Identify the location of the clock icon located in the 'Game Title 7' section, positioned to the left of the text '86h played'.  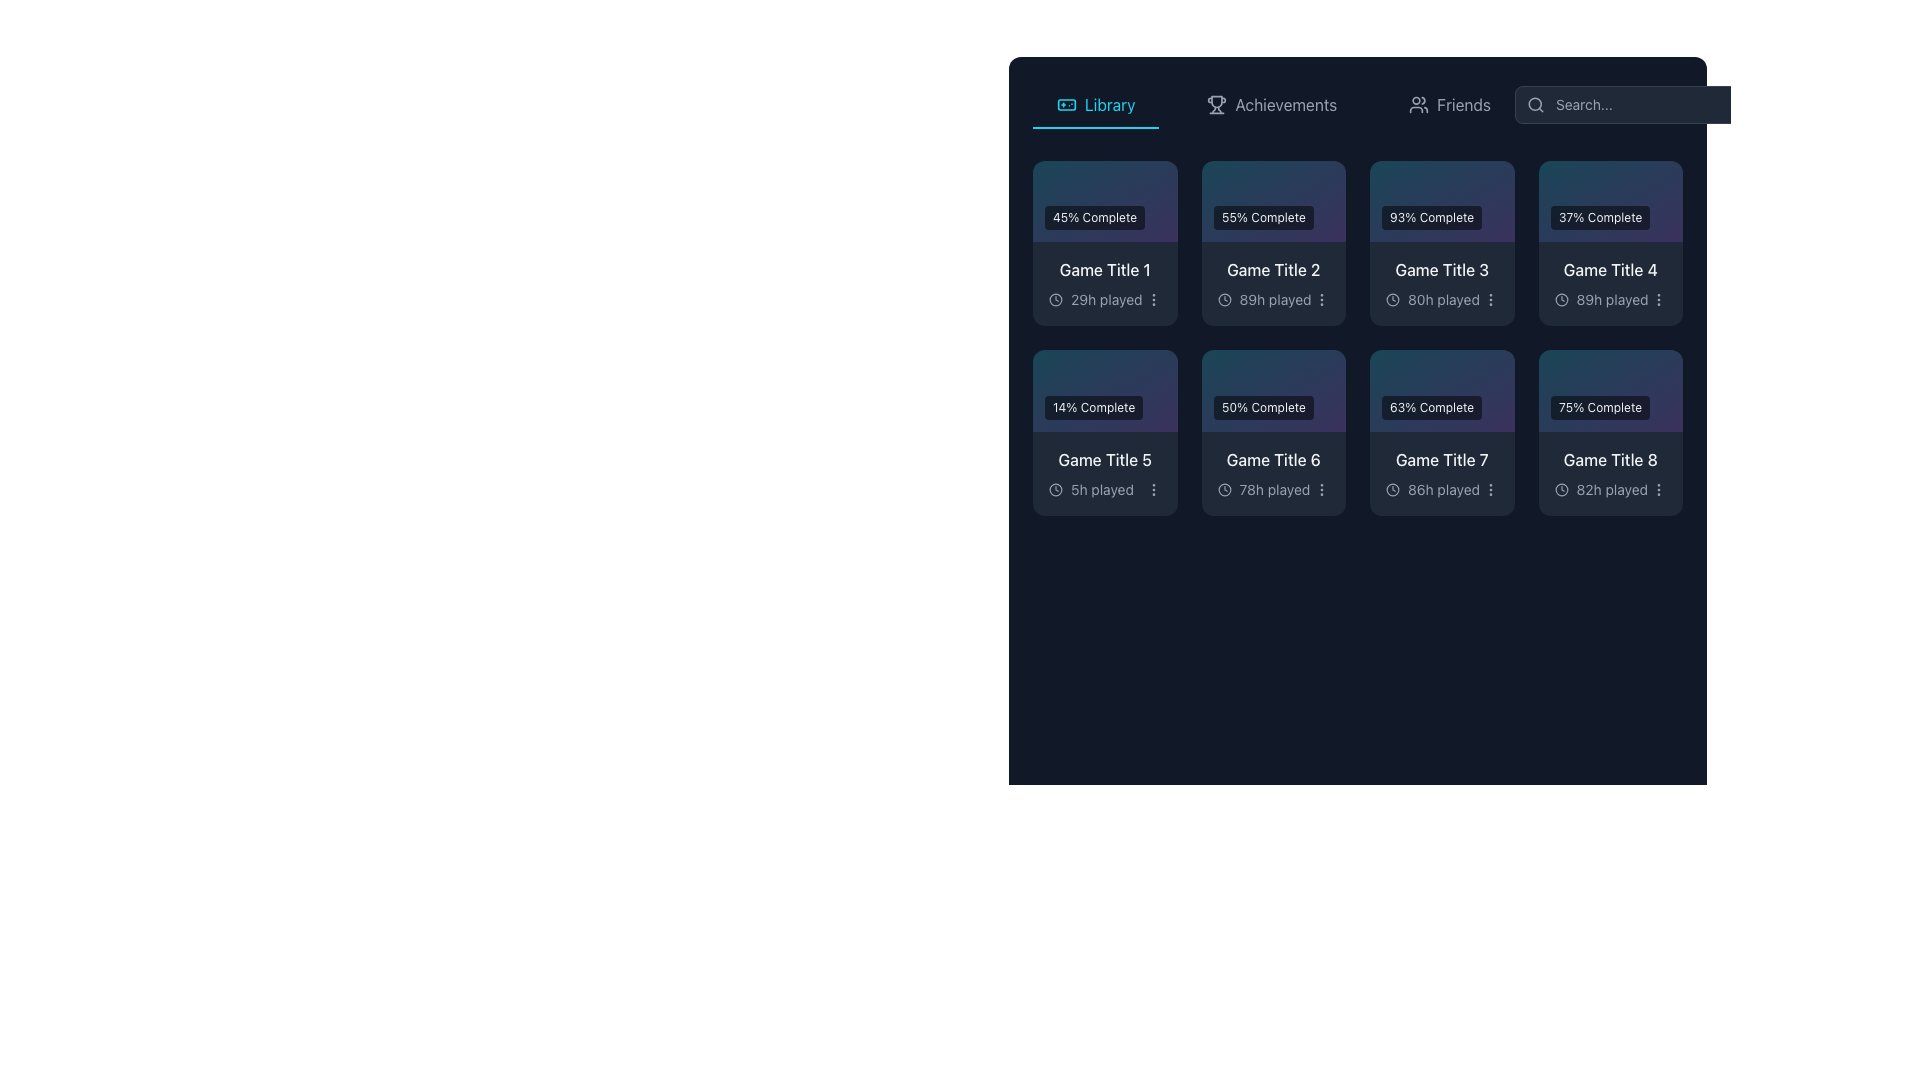
(1391, 489).